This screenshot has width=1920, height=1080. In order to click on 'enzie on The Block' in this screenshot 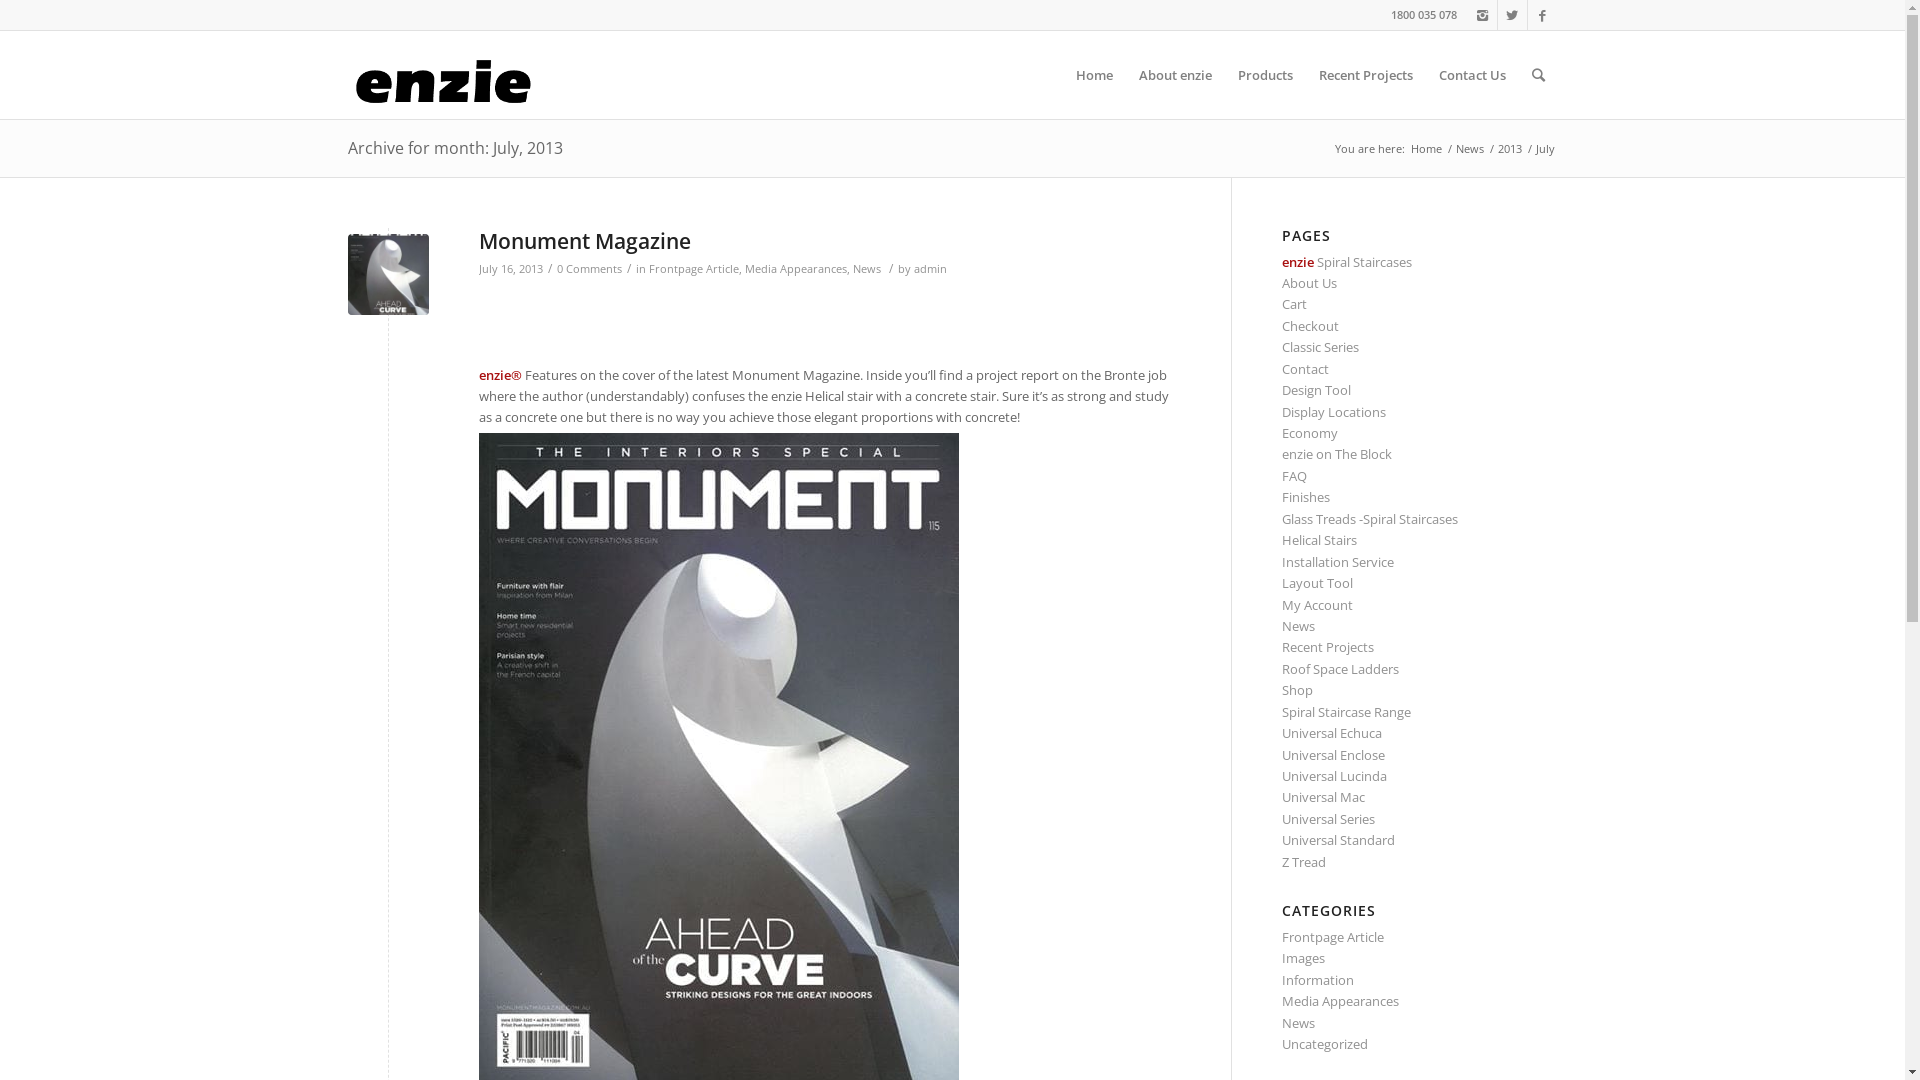, I will do `click(1337, 454)`.